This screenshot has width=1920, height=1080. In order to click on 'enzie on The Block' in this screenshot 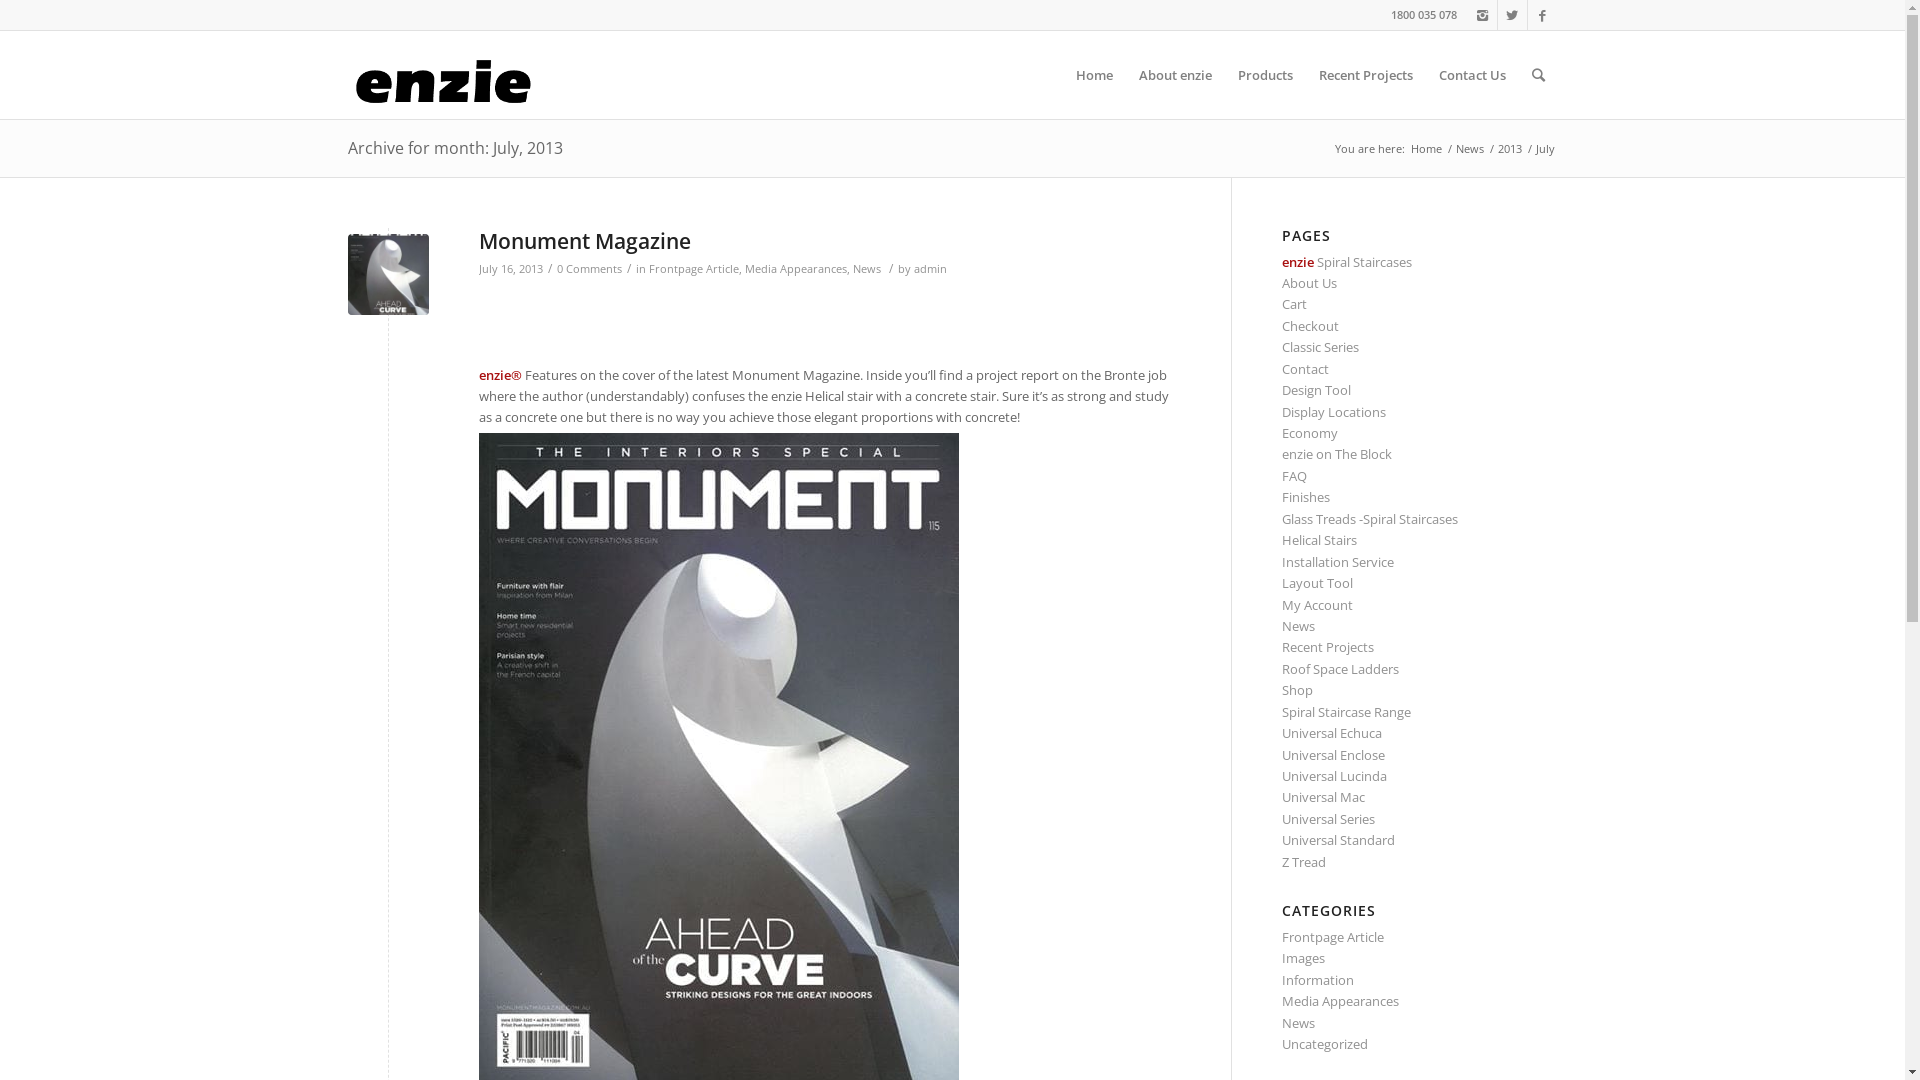, I will do `click(1337, 454)`.